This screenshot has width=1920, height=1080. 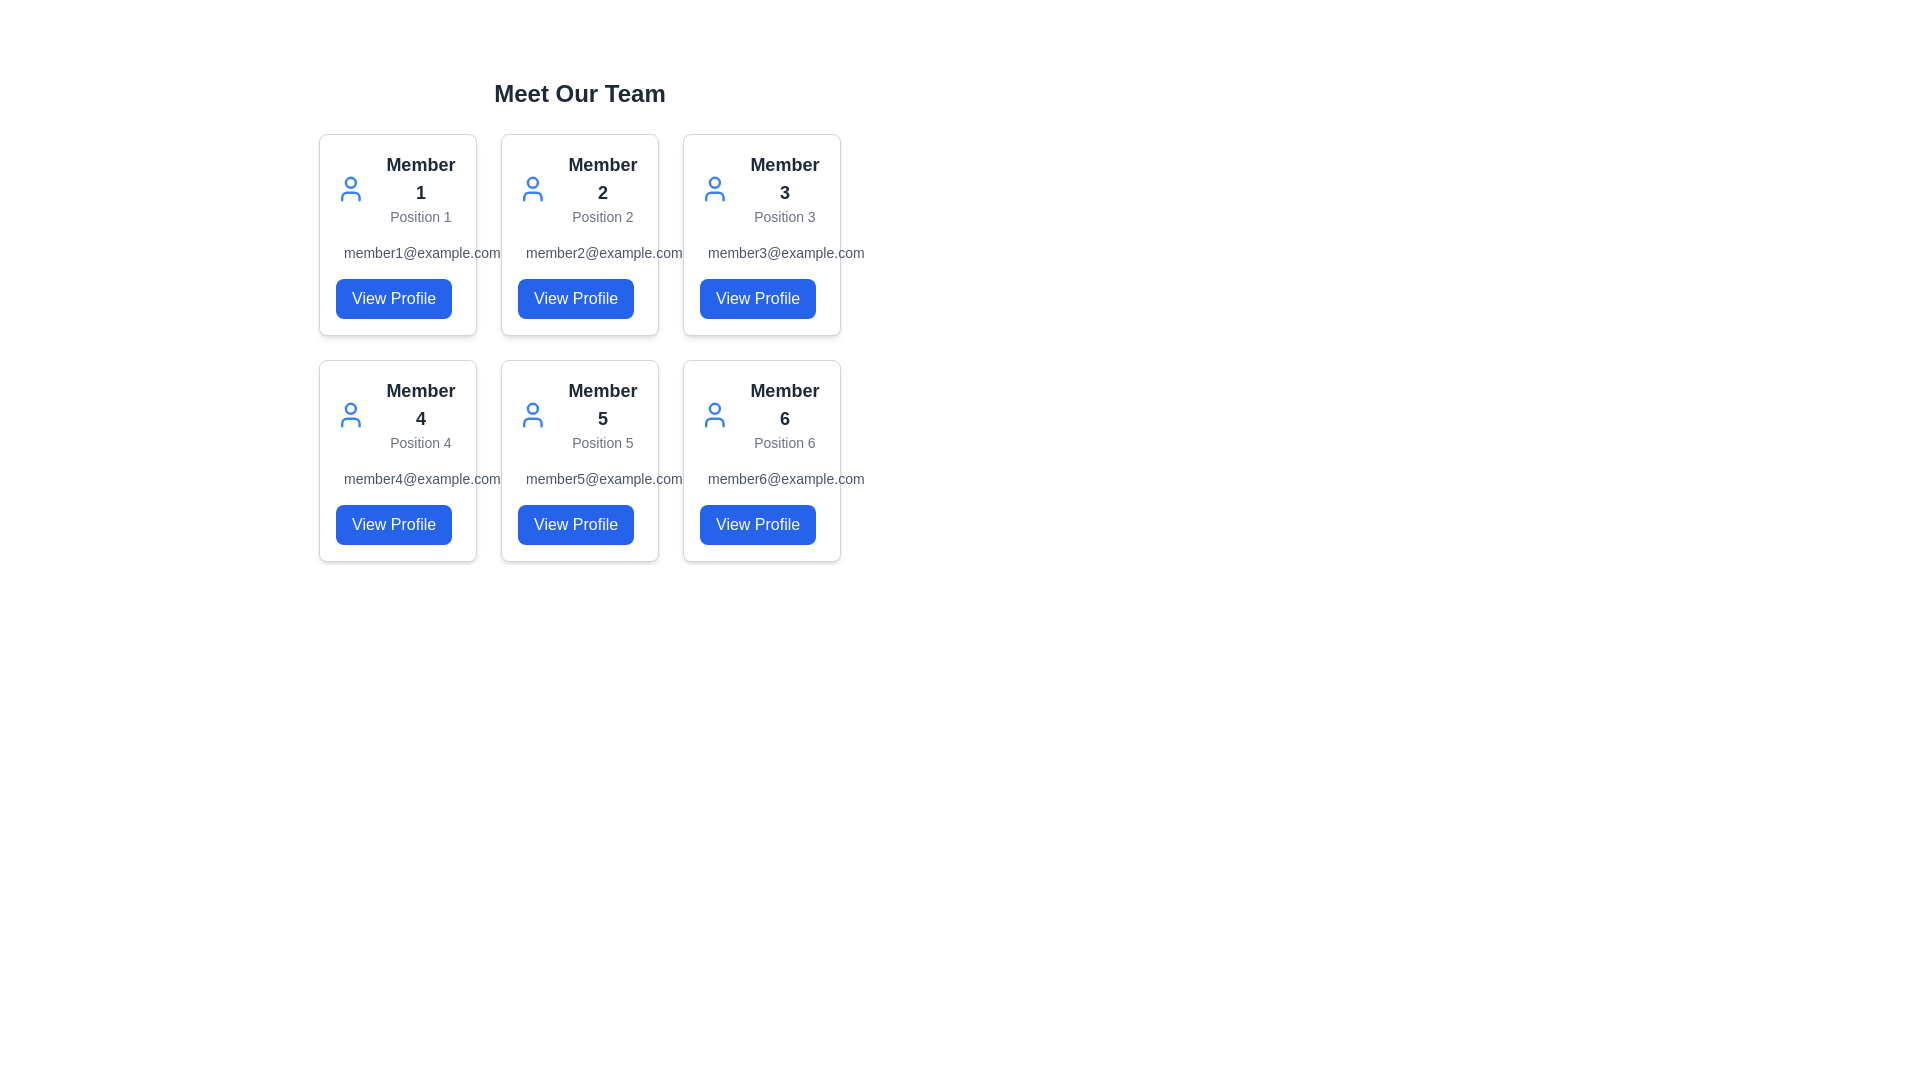 What do you see at coordinates (398, 252) in the screenshot?
I see `the static text displaying the email address 'member1@example.com' located in the first card of the 'Meet Our Team' layout` at bounding box center [398, 252].